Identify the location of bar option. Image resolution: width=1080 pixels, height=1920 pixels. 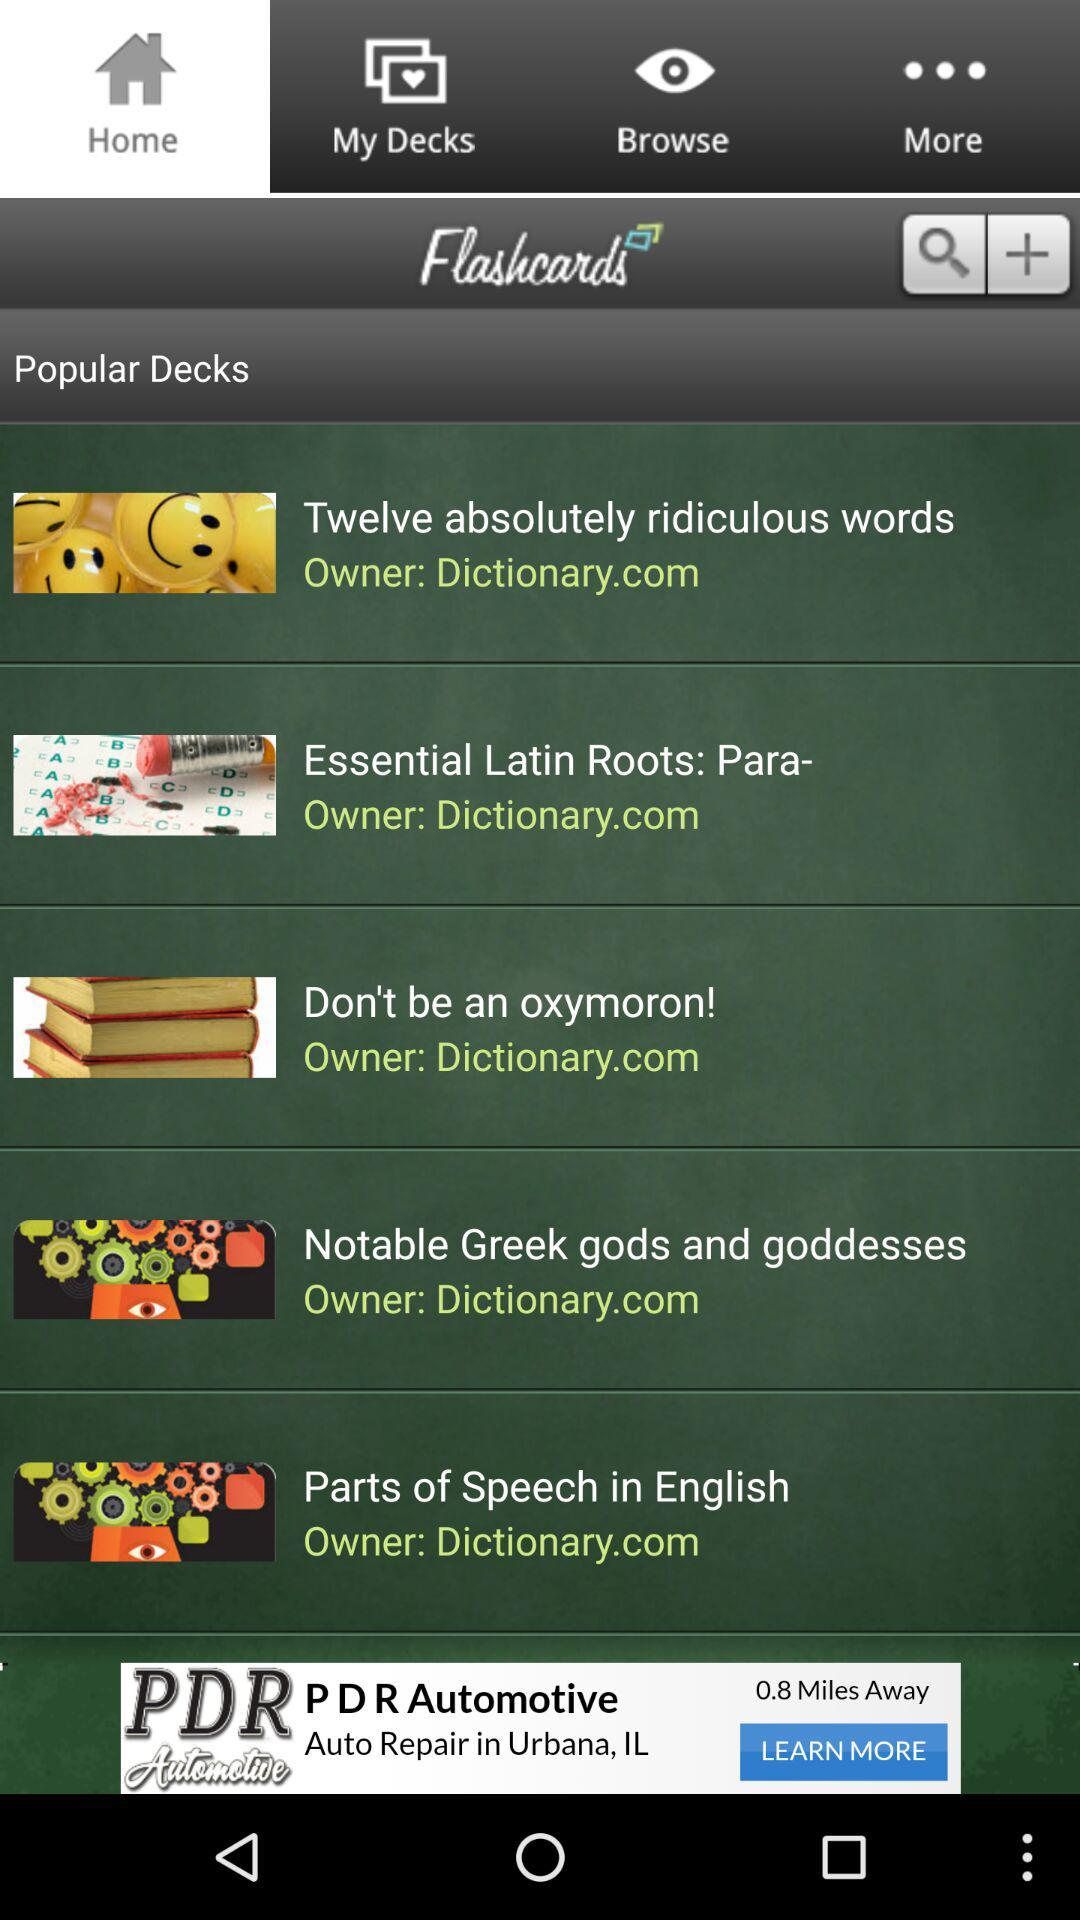
(1033, 253).